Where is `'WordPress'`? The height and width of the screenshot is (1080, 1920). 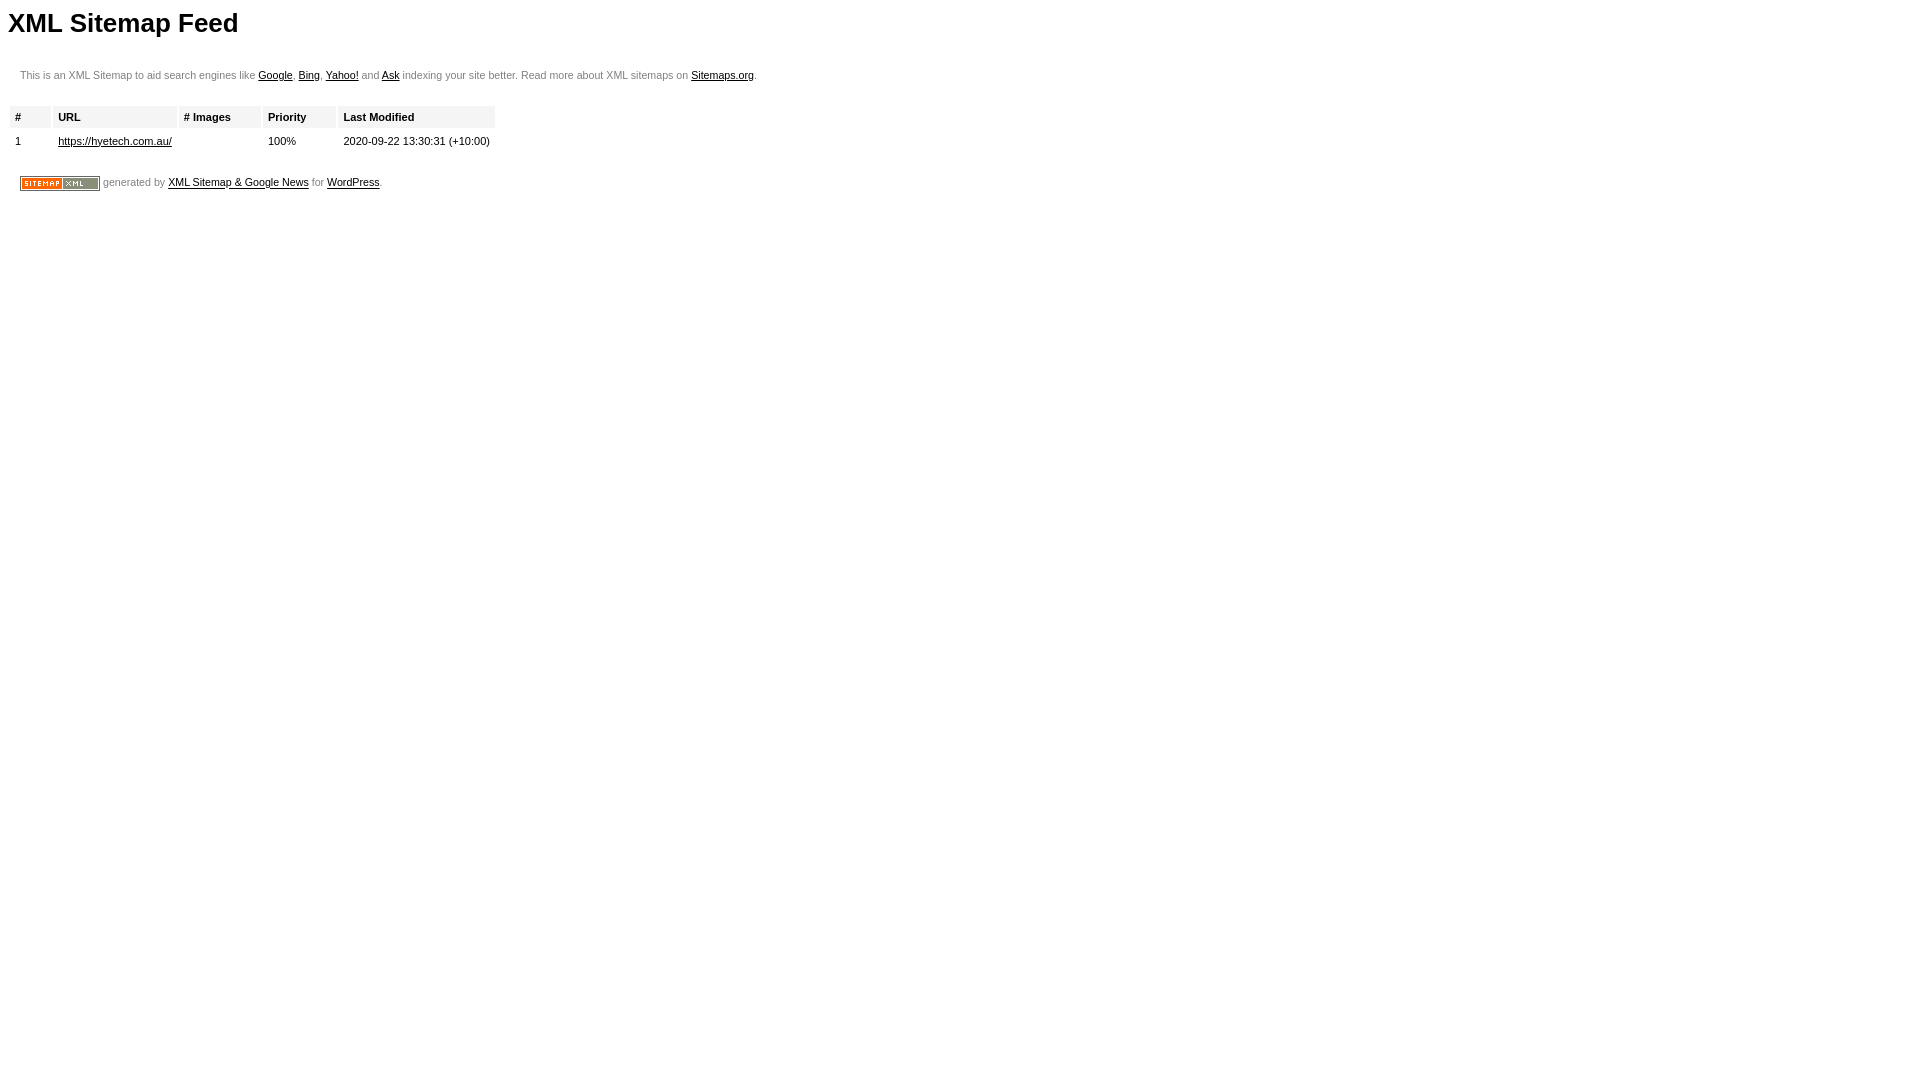 'WordPress' is located at coordinates (326, 182).